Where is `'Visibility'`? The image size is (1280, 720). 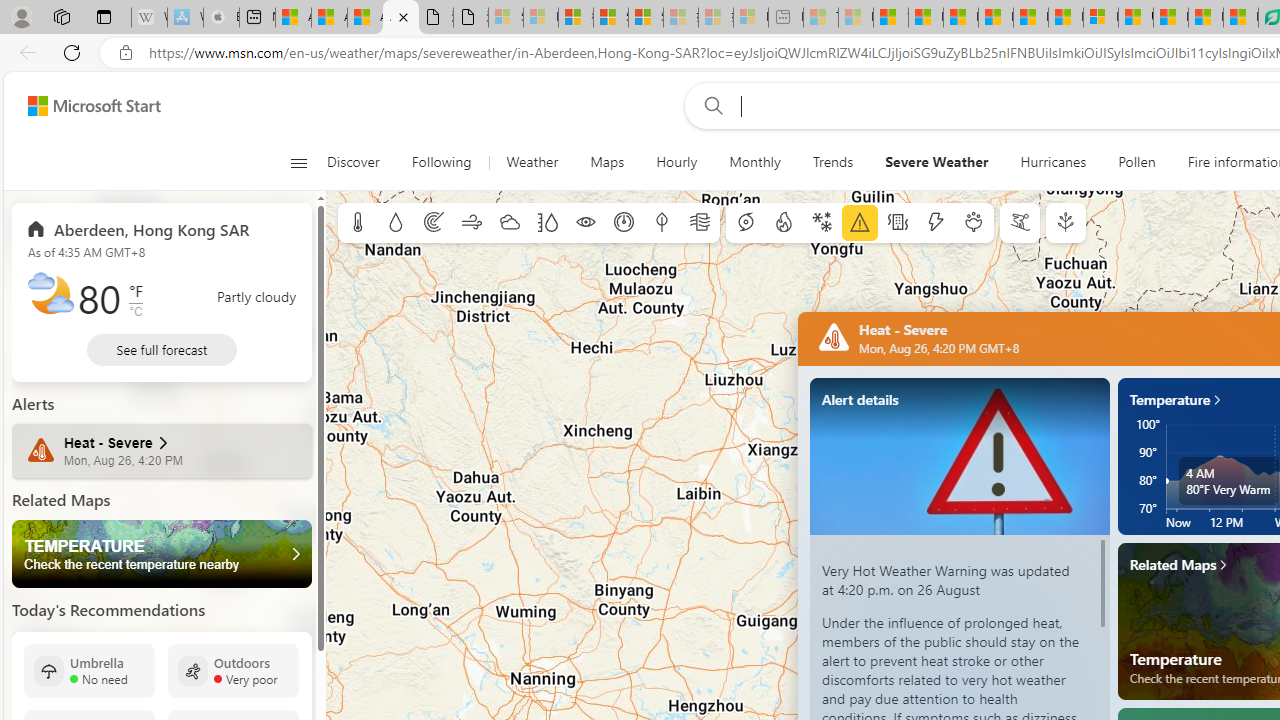
'Visibility' is located at coordinates (585, 223).